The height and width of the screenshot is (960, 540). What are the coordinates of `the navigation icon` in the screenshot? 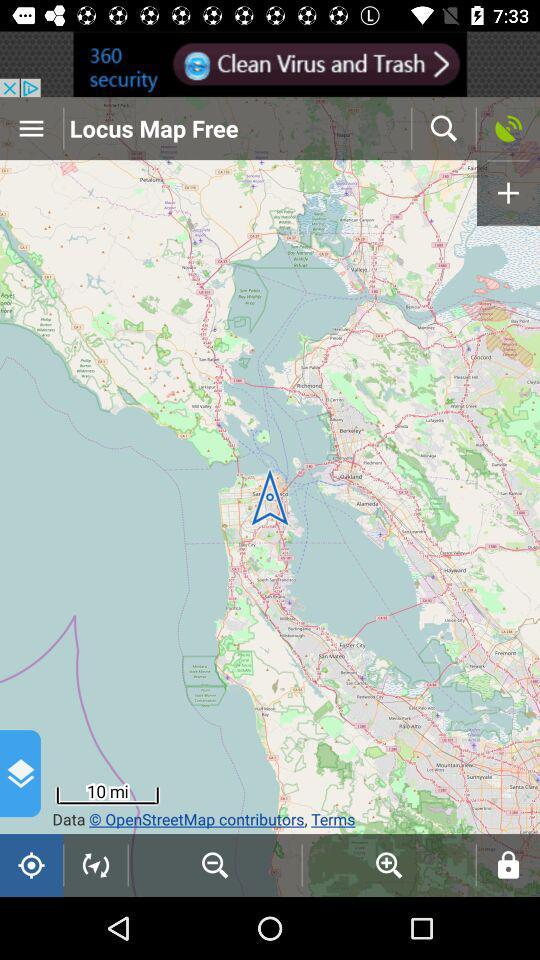 It's located at (95, 864).